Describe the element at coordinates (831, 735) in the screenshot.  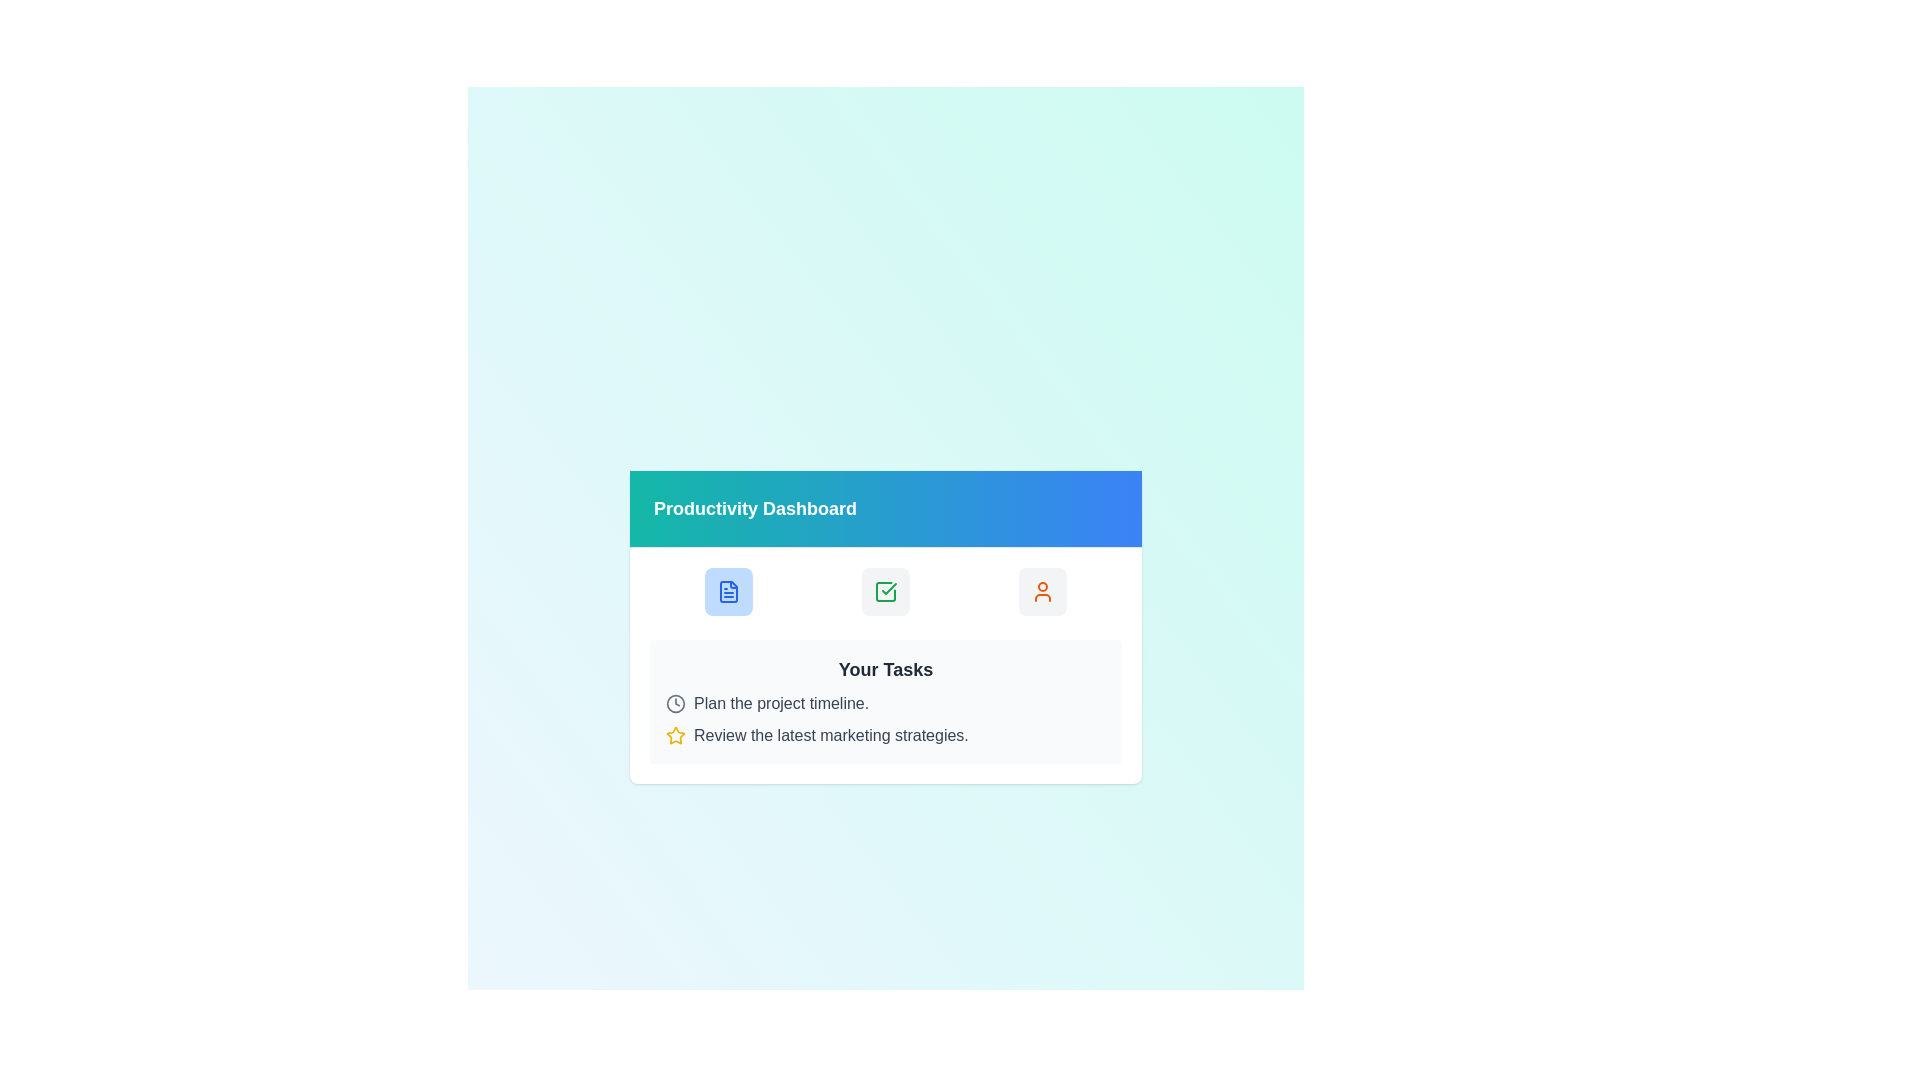
I see `the text label that conveys the task 'Review the latest marketing strategies.' located under 'Your Tasks' to guide user focus towards this task` at that location.